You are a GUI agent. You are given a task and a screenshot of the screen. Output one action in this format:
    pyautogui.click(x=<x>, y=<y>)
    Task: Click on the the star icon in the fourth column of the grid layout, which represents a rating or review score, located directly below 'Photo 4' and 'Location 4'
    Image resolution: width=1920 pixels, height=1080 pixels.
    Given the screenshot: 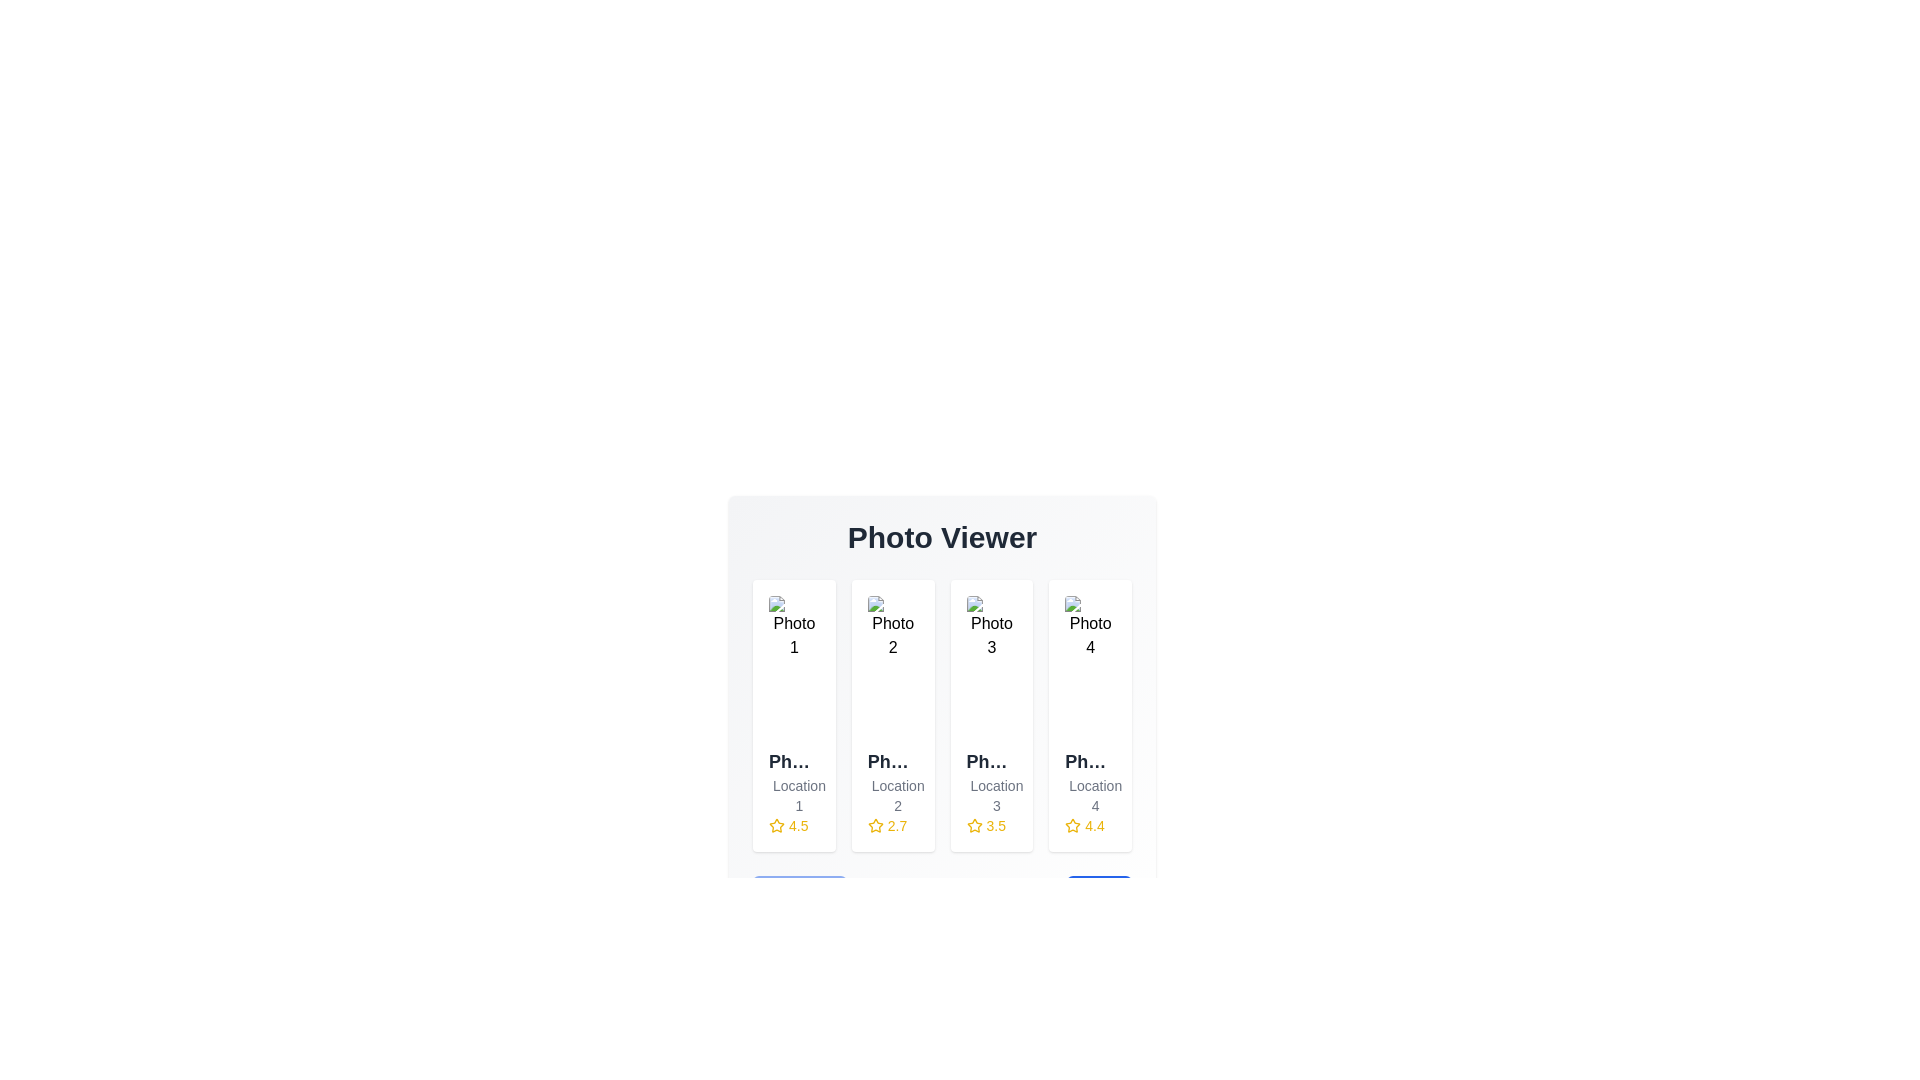 What is the action you would take?
    pyautogui.click(x=1072, y=825)
    